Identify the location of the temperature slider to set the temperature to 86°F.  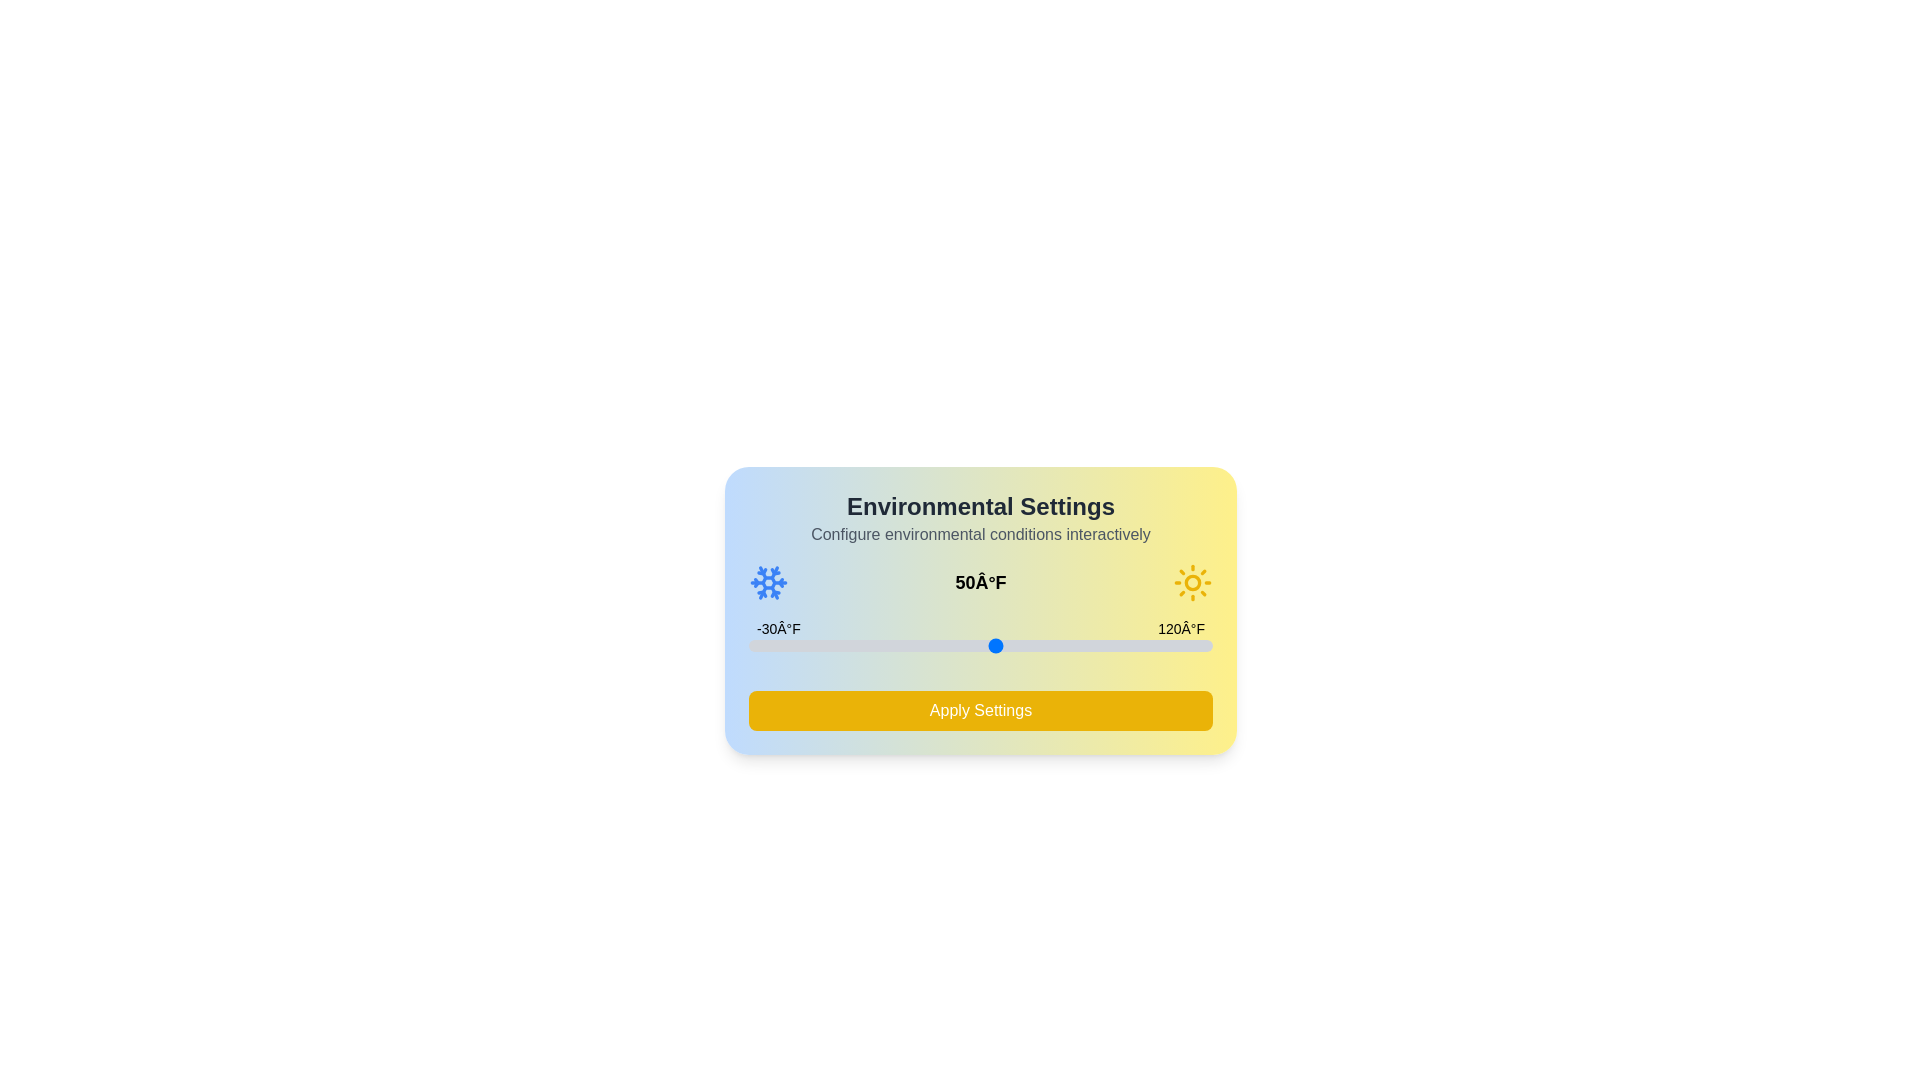
(1106, 645).